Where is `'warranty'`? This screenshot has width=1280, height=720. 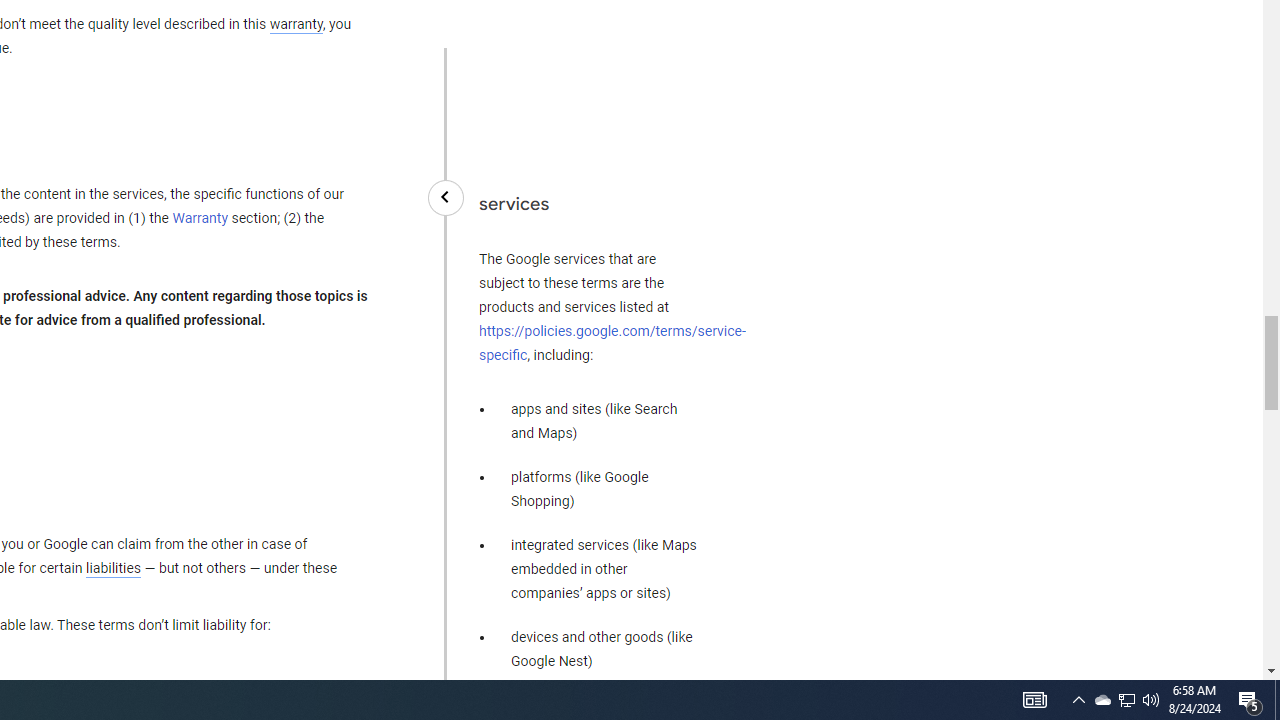
'warranty' is located at coordinates (294, 25).